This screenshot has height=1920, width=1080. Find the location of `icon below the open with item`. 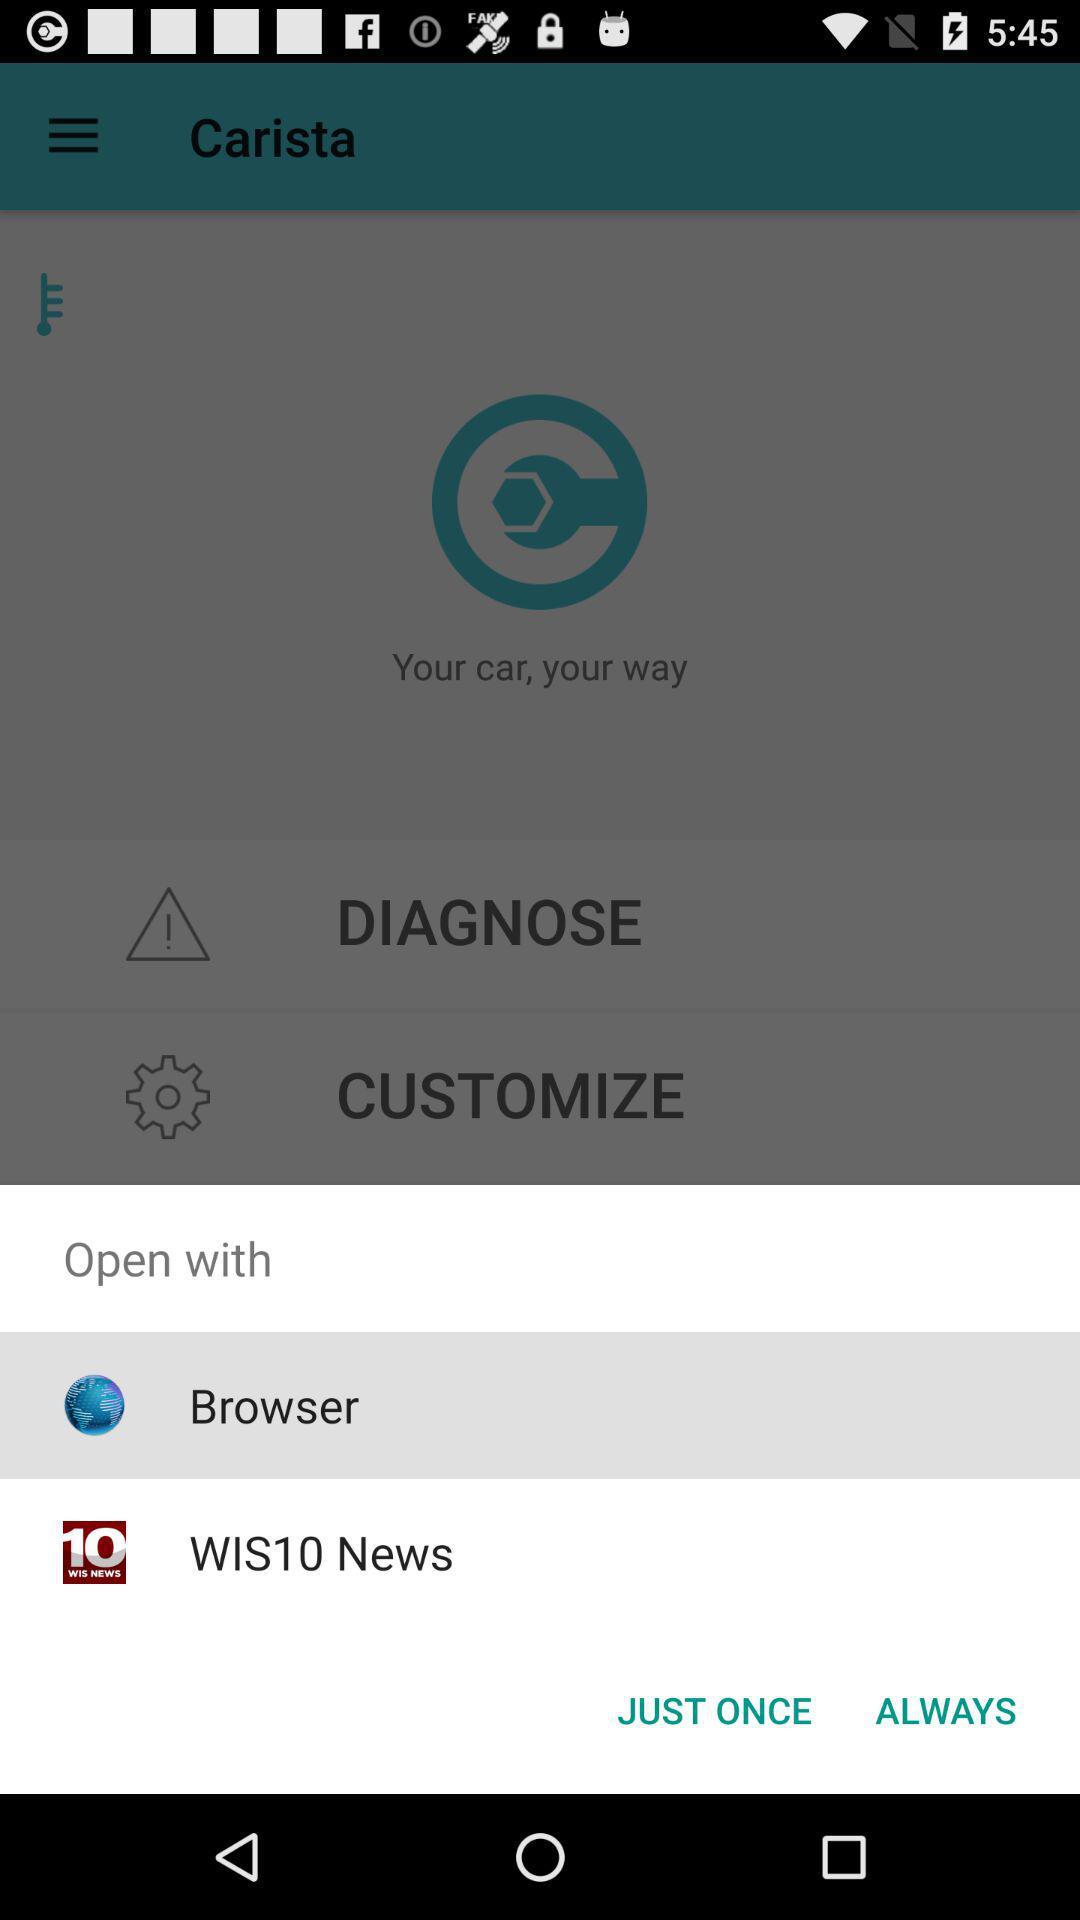

icon below the open with item is located at coordinates (274, 1404).